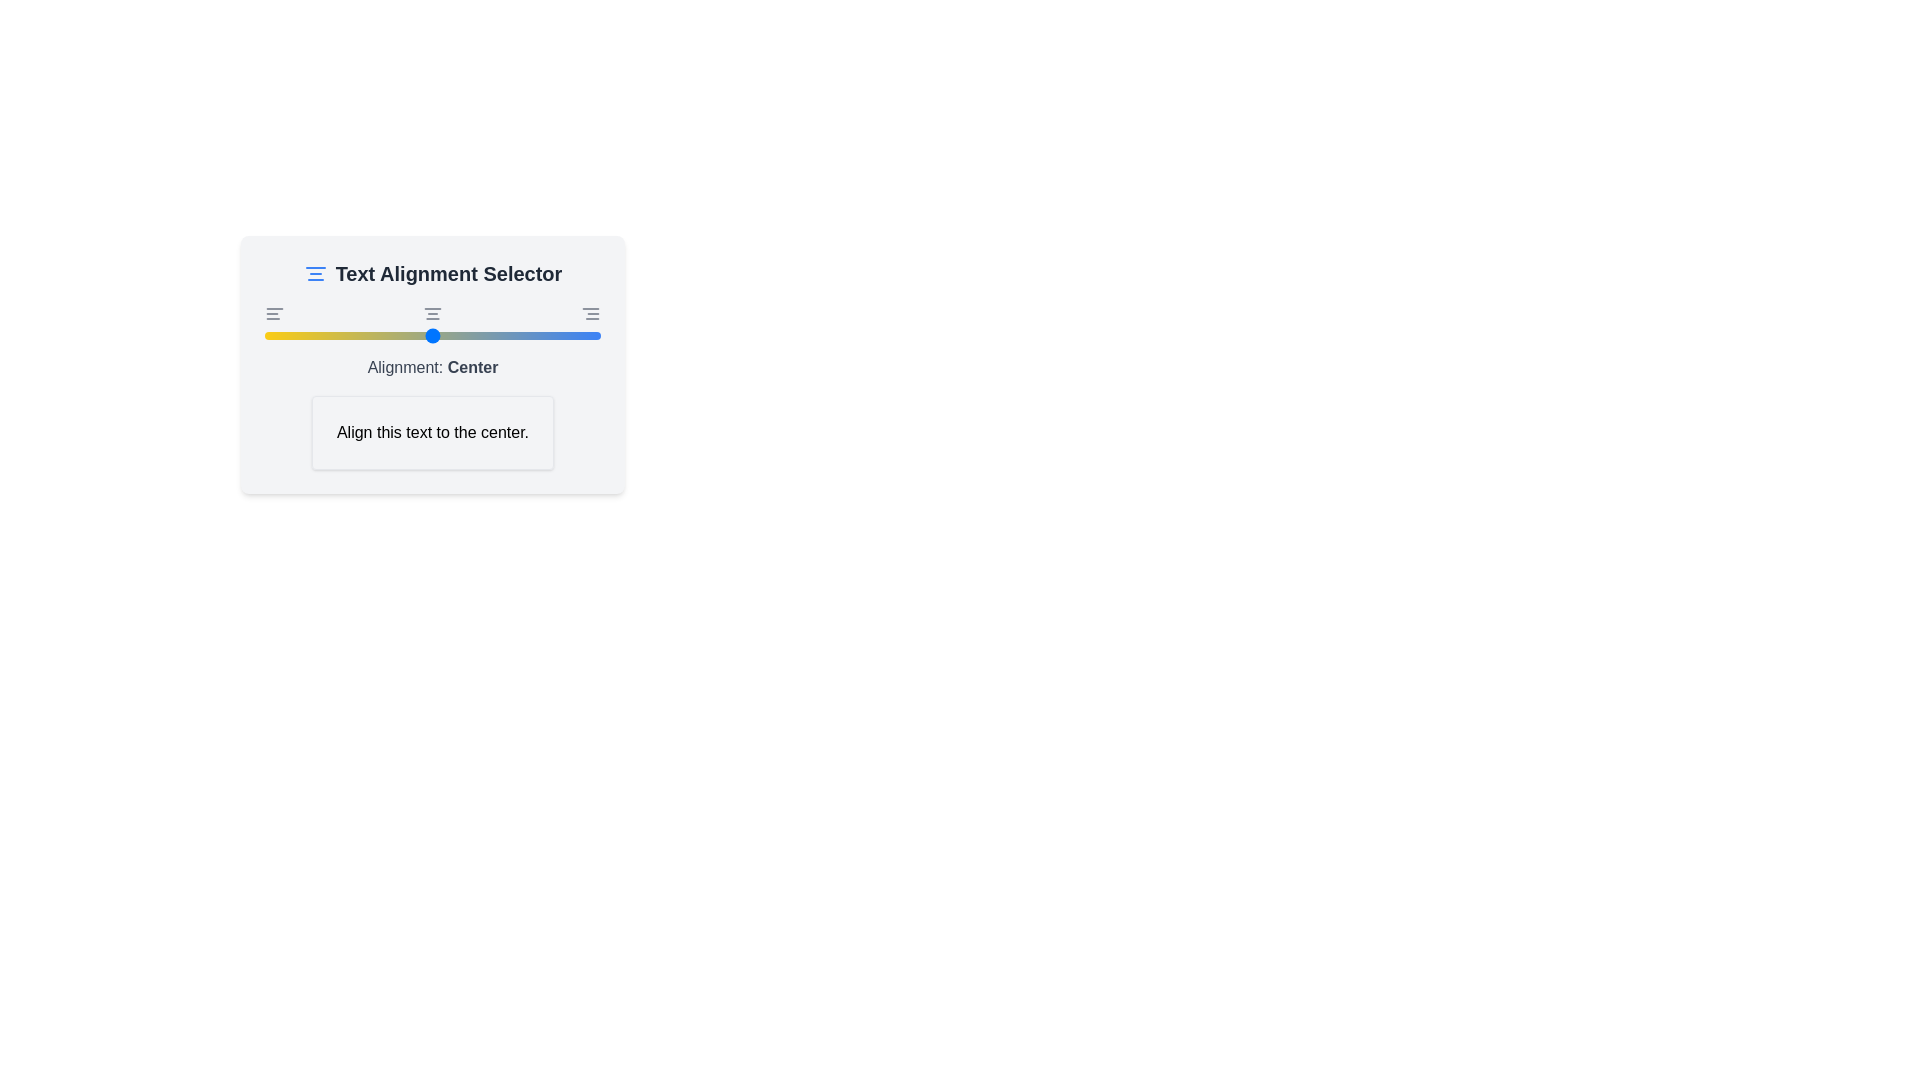  I want to click on the alignment to 0 by moving the slider, so click(263, 334).